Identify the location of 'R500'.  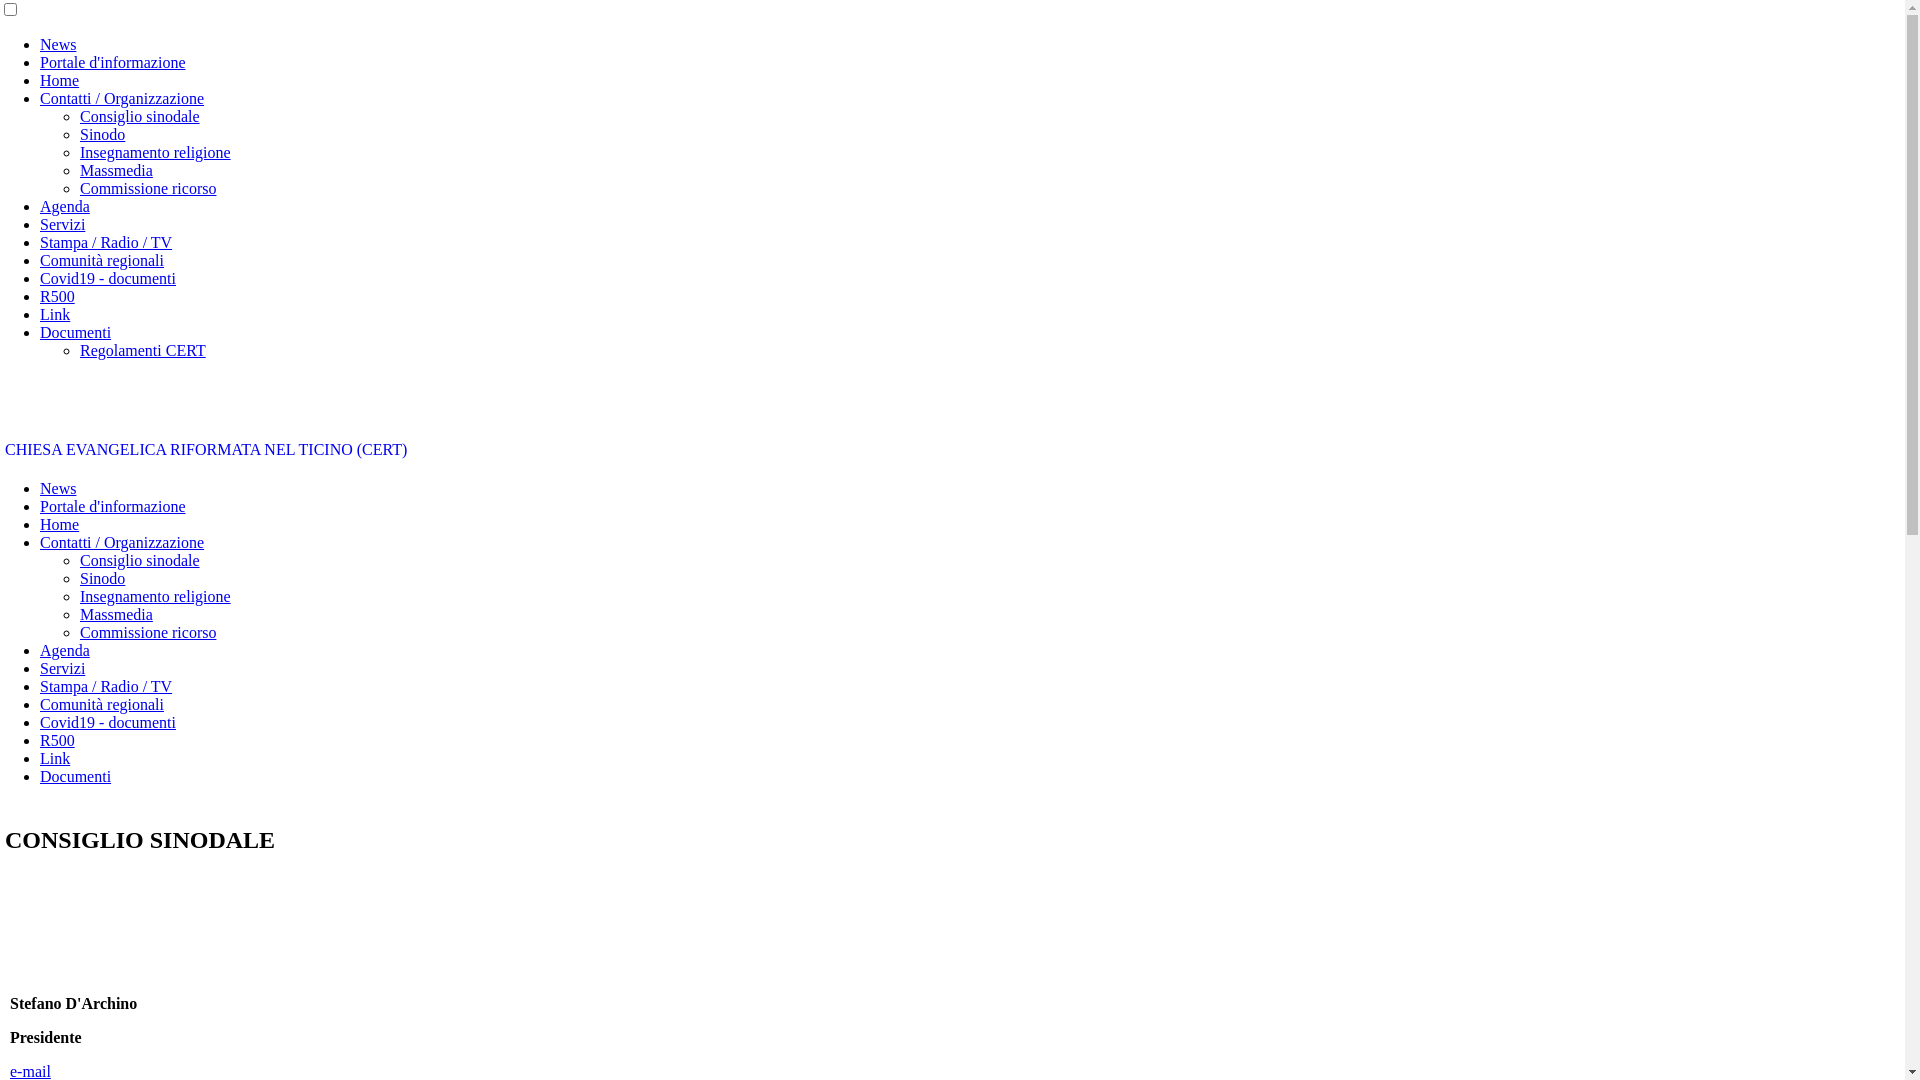
(57, 740).